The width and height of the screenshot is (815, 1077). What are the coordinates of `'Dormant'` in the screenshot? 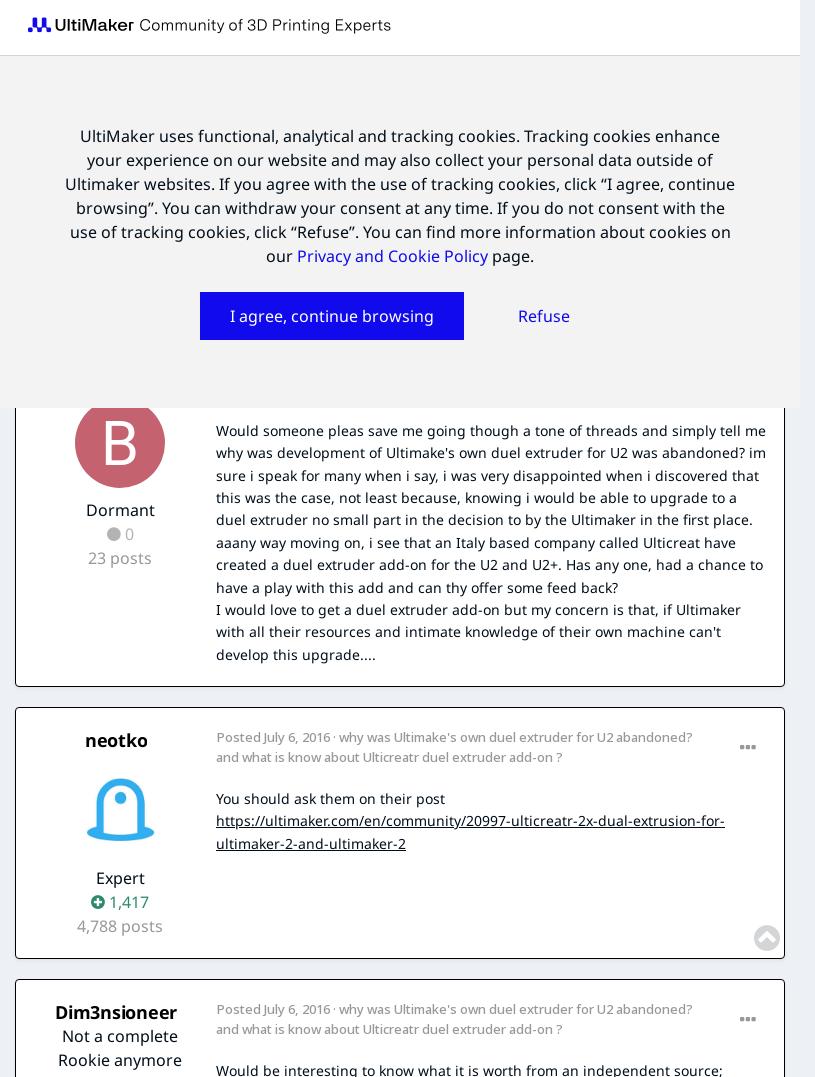 It's located at (84, 508).